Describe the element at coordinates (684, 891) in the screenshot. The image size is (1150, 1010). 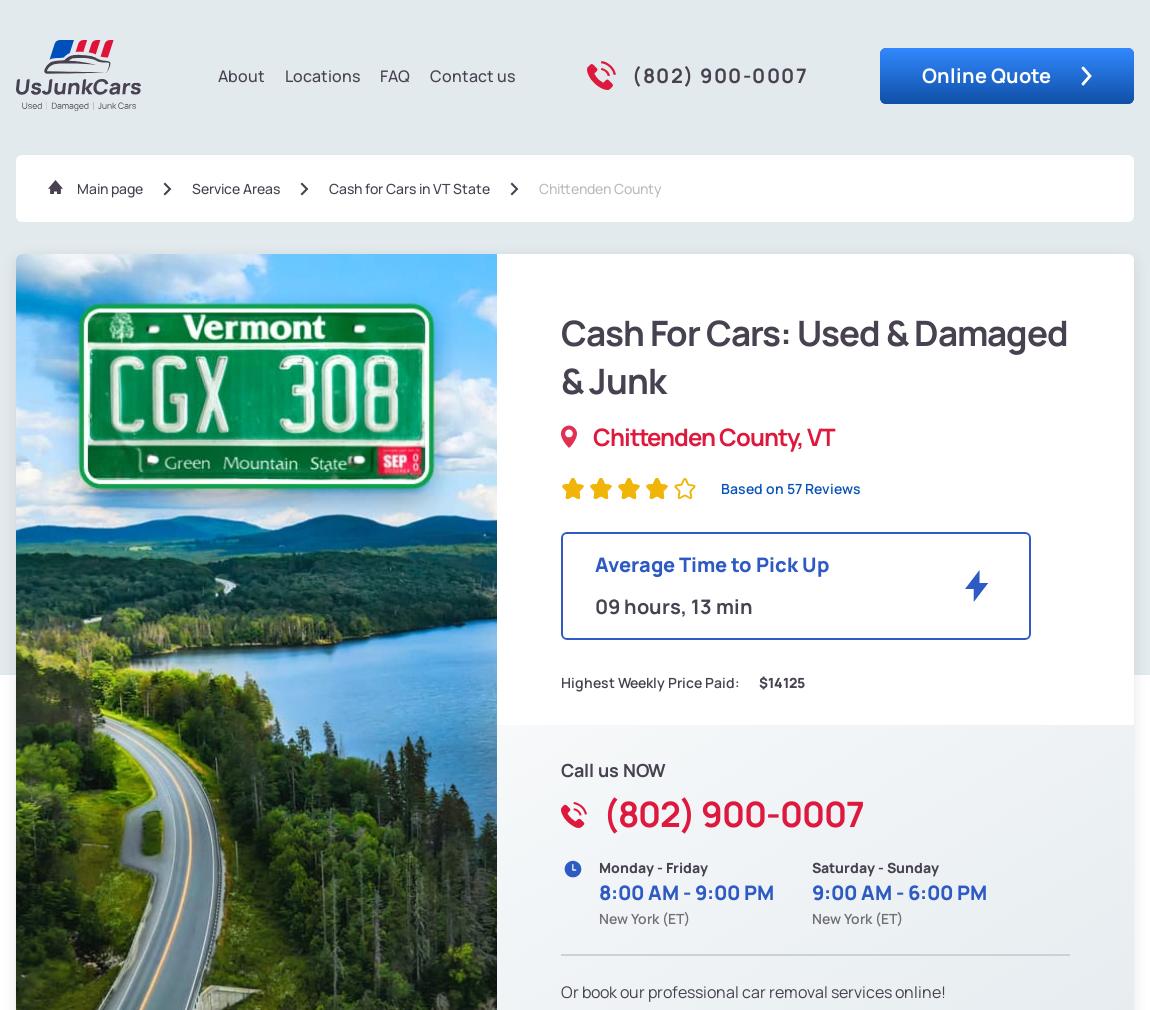
I see `'8:00 AM - 9:00 PM'` at that location.